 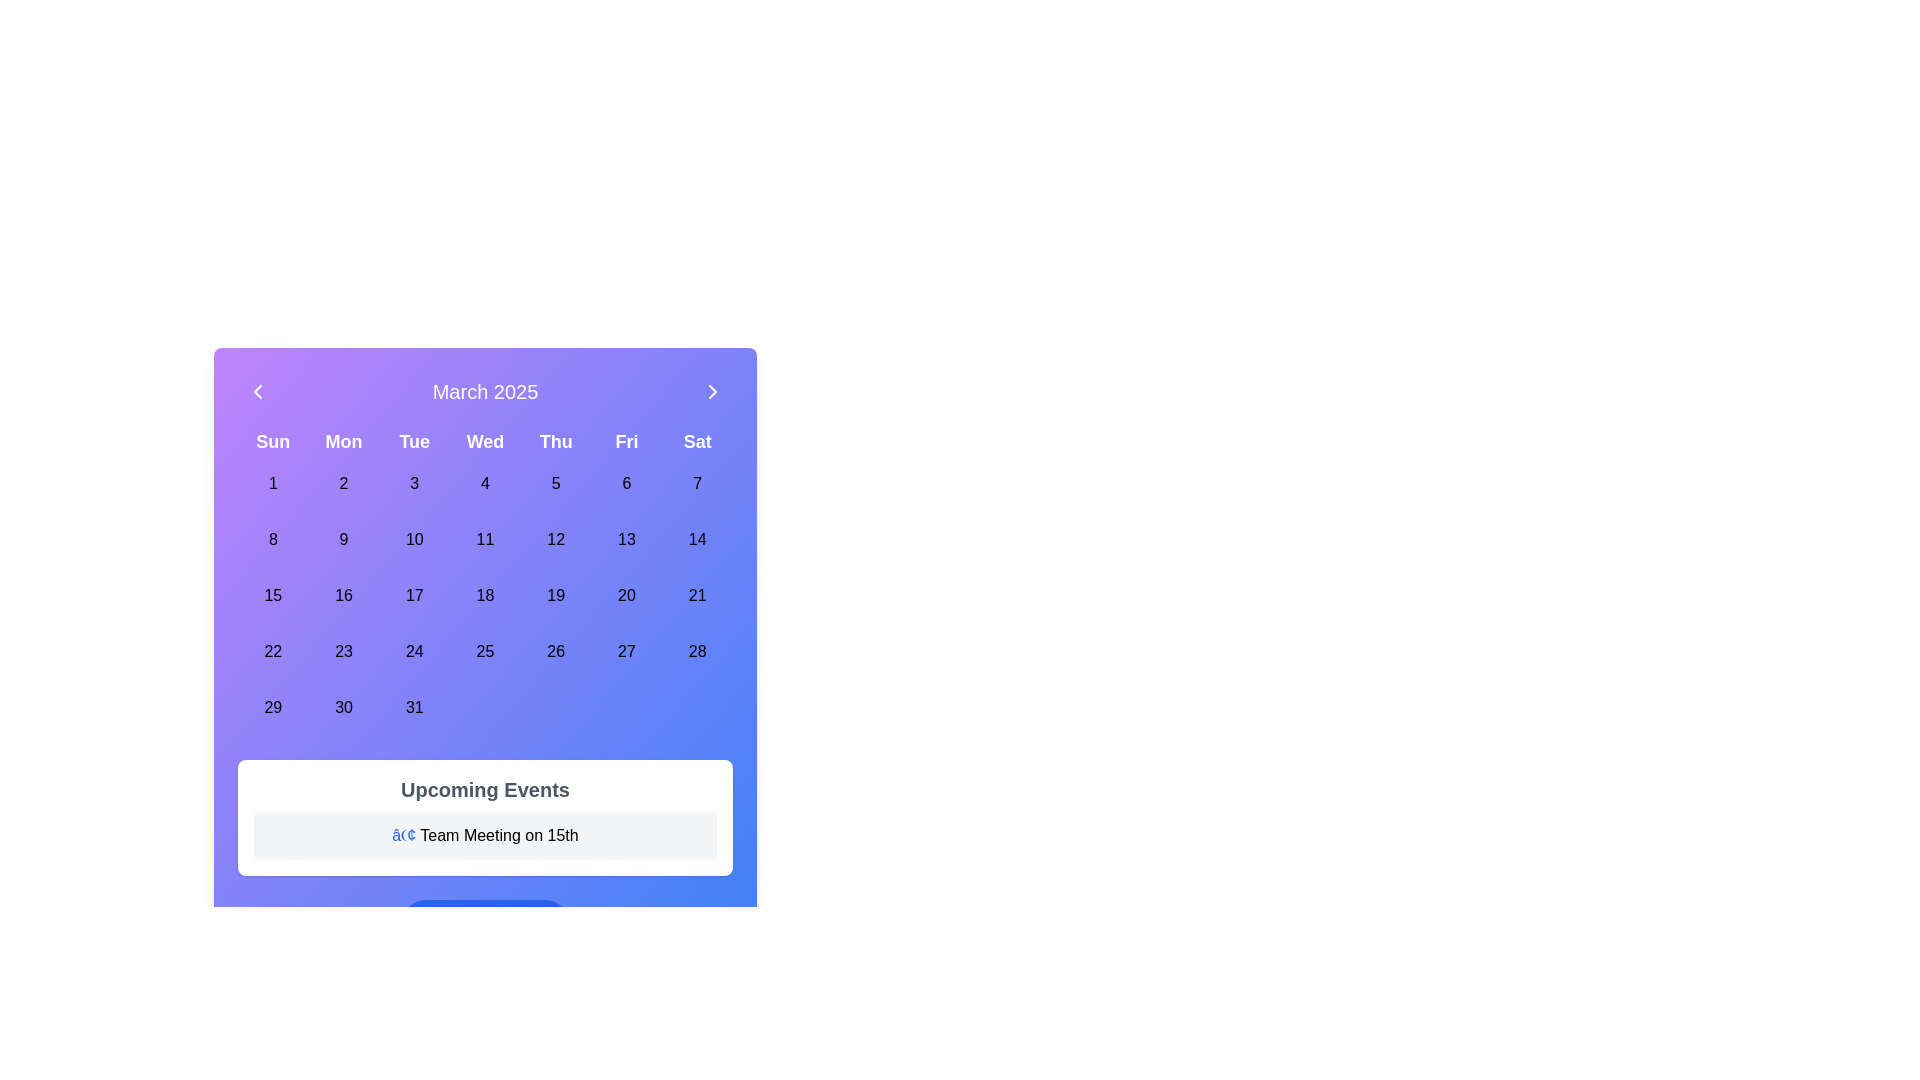 What do you see at coordinates (413, 483) in the screenshot?
I see `the button representing the date '3' in the first row, third column of the weekly grid calendar` at bounding box center [413, 483].